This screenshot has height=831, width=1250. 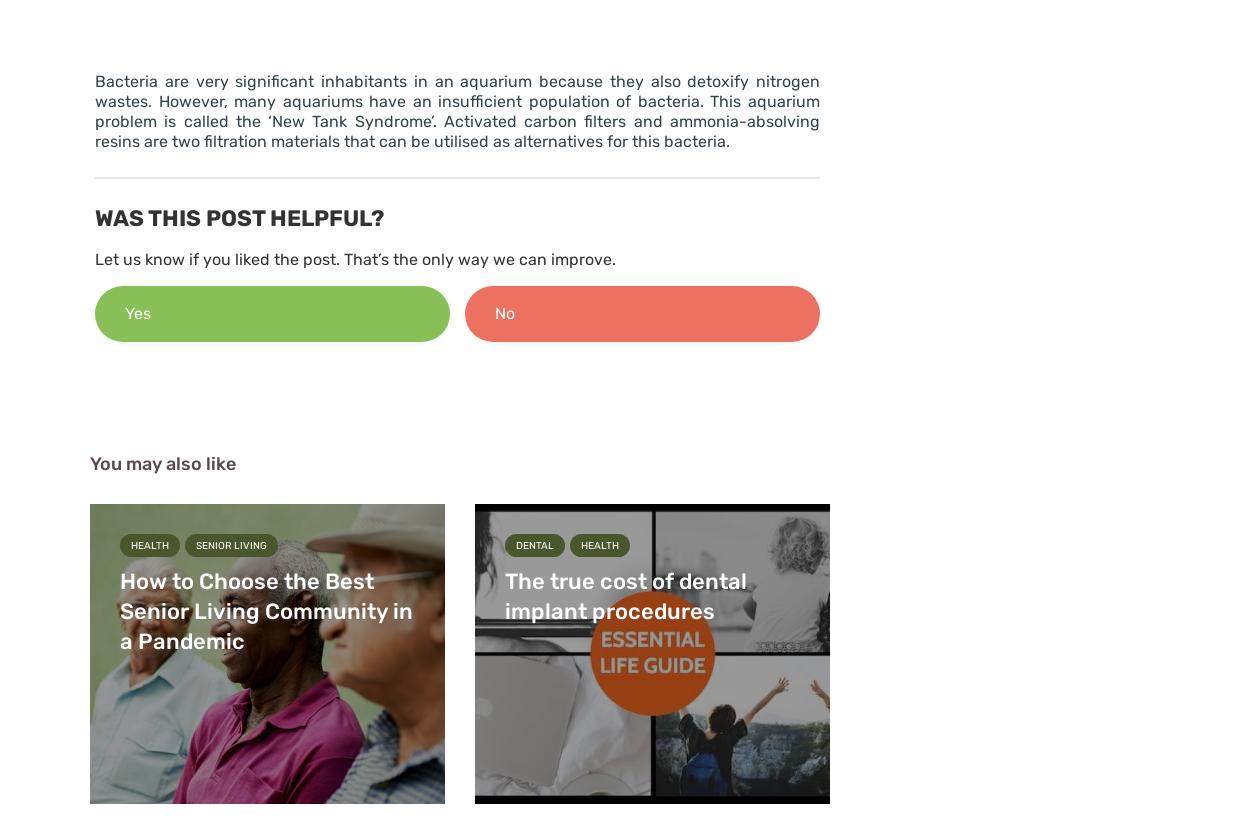 What do you see at coordinates (354, 258) in the screenshot?
I see `'Let us know if you liked the post. That’s the only way we can improve.'` at bounding box center [354, 258].